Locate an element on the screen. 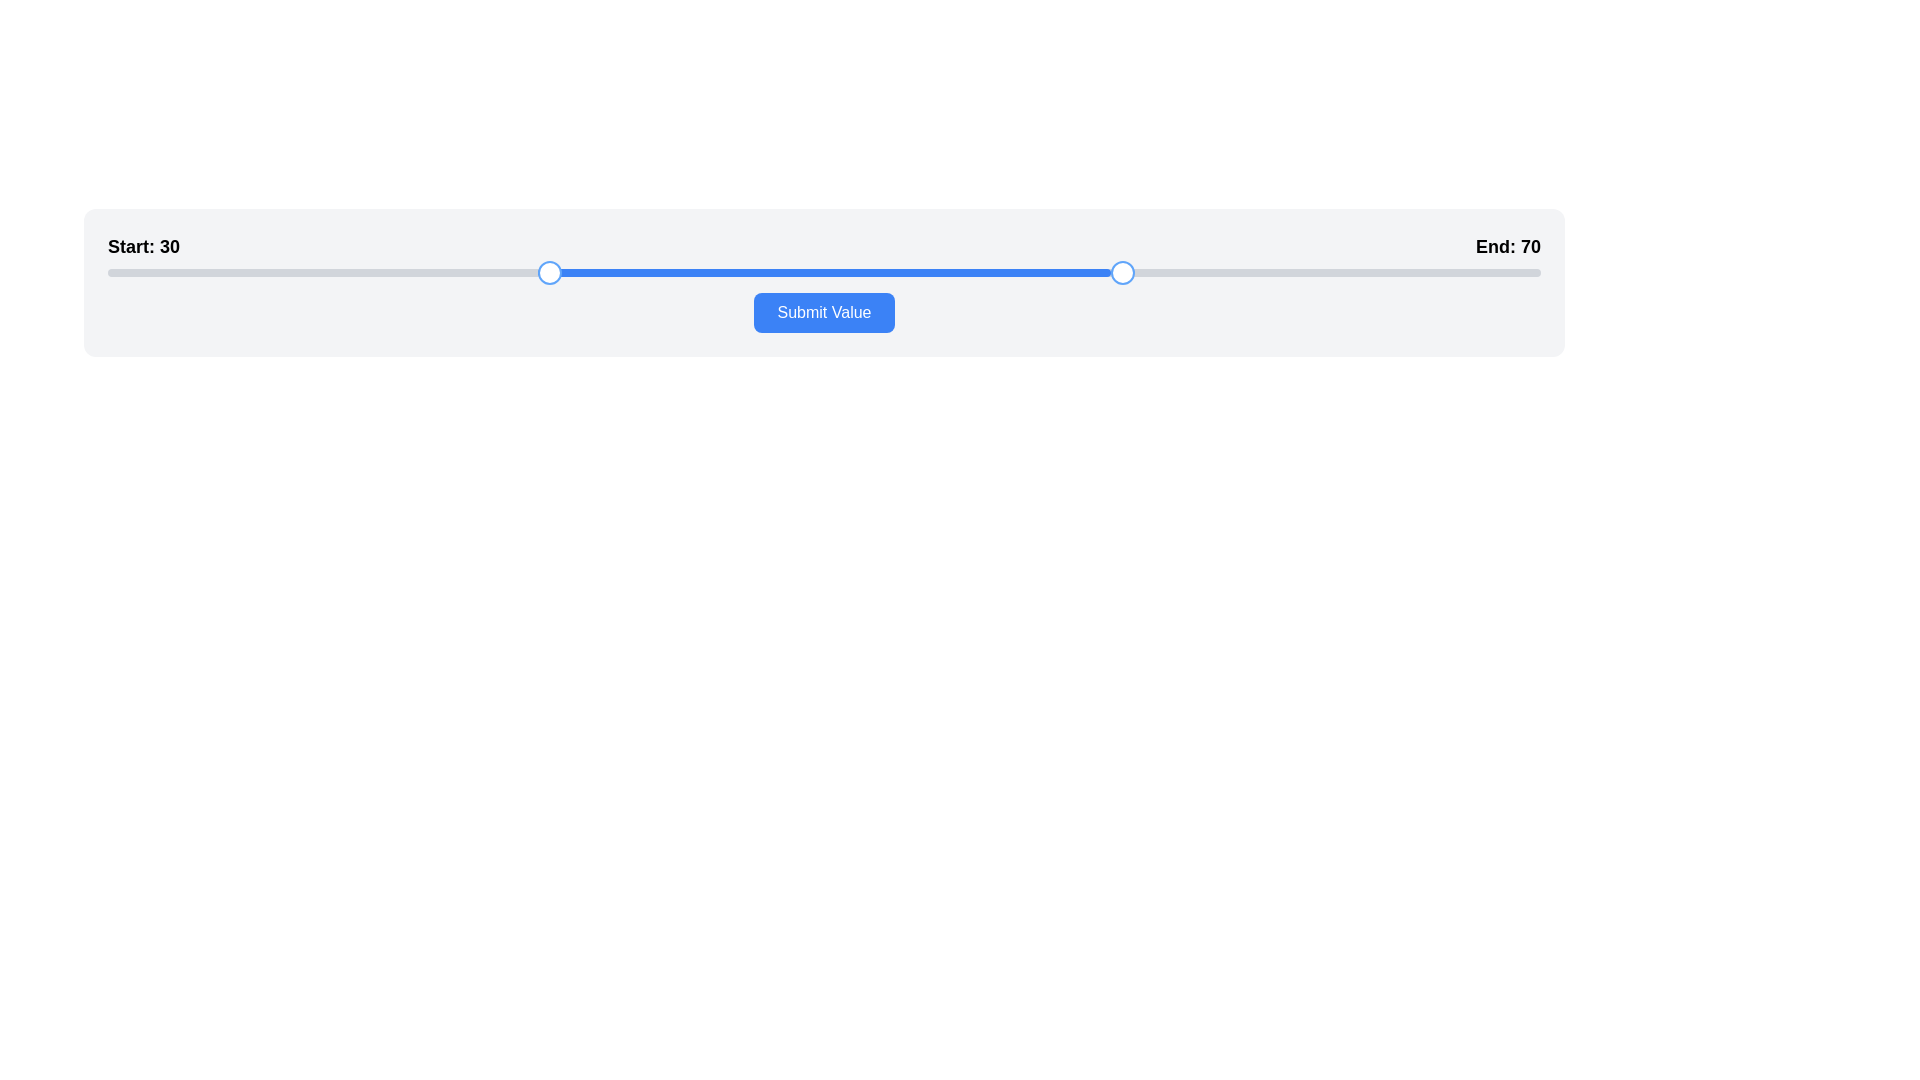  the slider thumb is located at coordinates (473, 273).